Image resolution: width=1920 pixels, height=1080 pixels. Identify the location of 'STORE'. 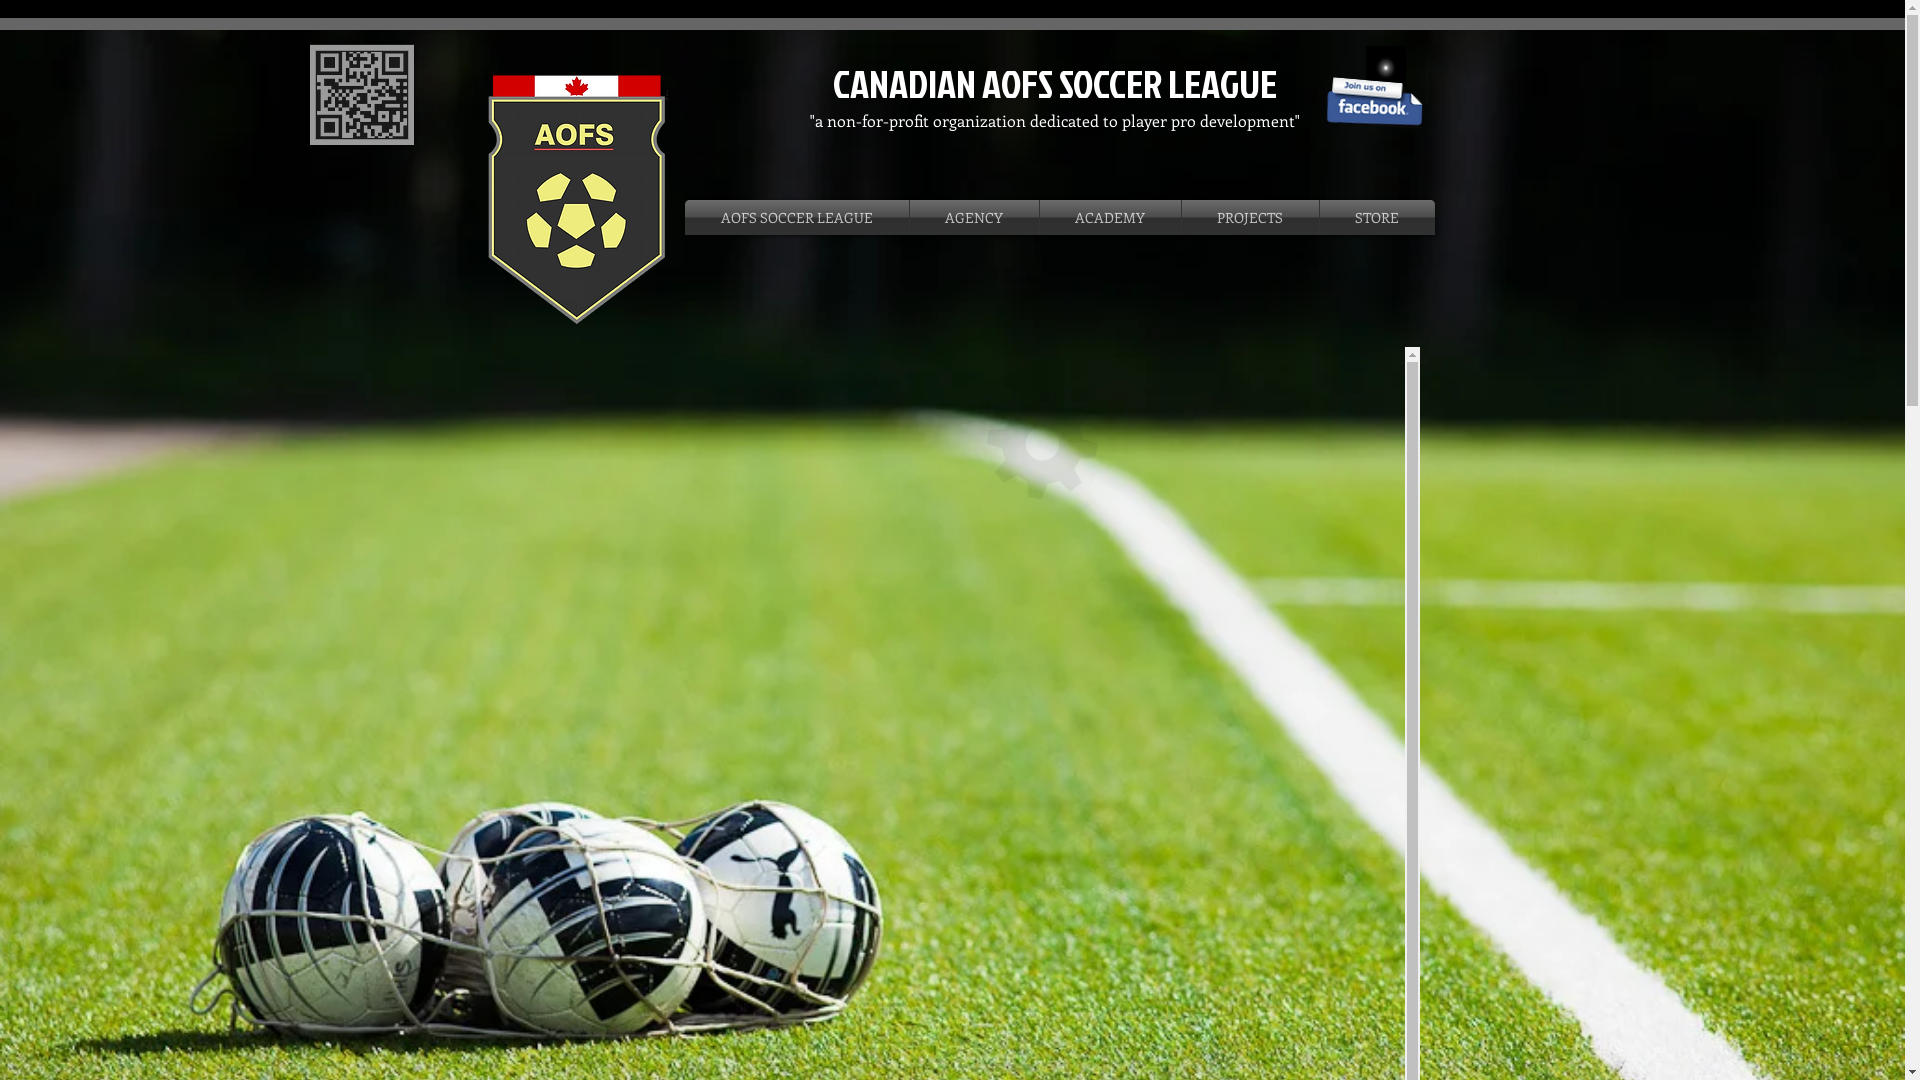
(1376, 217).